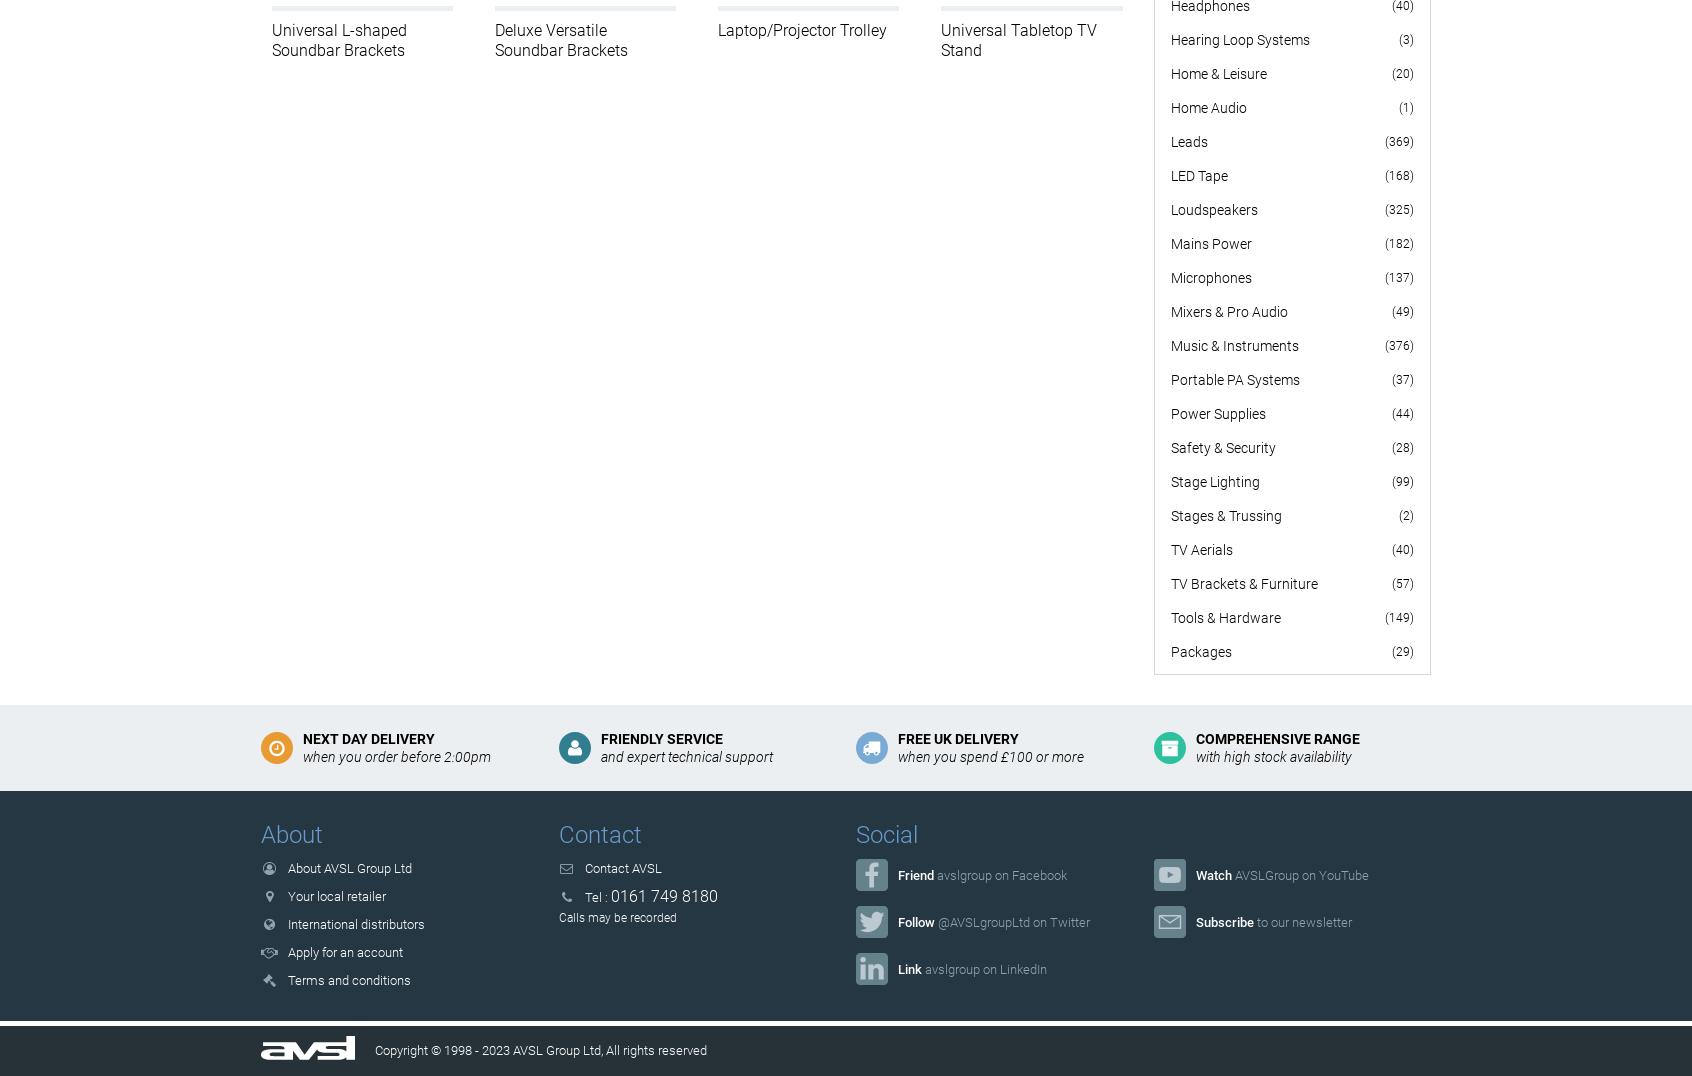  What do you see at coordinates (1275, 737) in the screenshot?
I see `'COMPREHENSIVE RANGE'` at bounding box center [1275, 737].